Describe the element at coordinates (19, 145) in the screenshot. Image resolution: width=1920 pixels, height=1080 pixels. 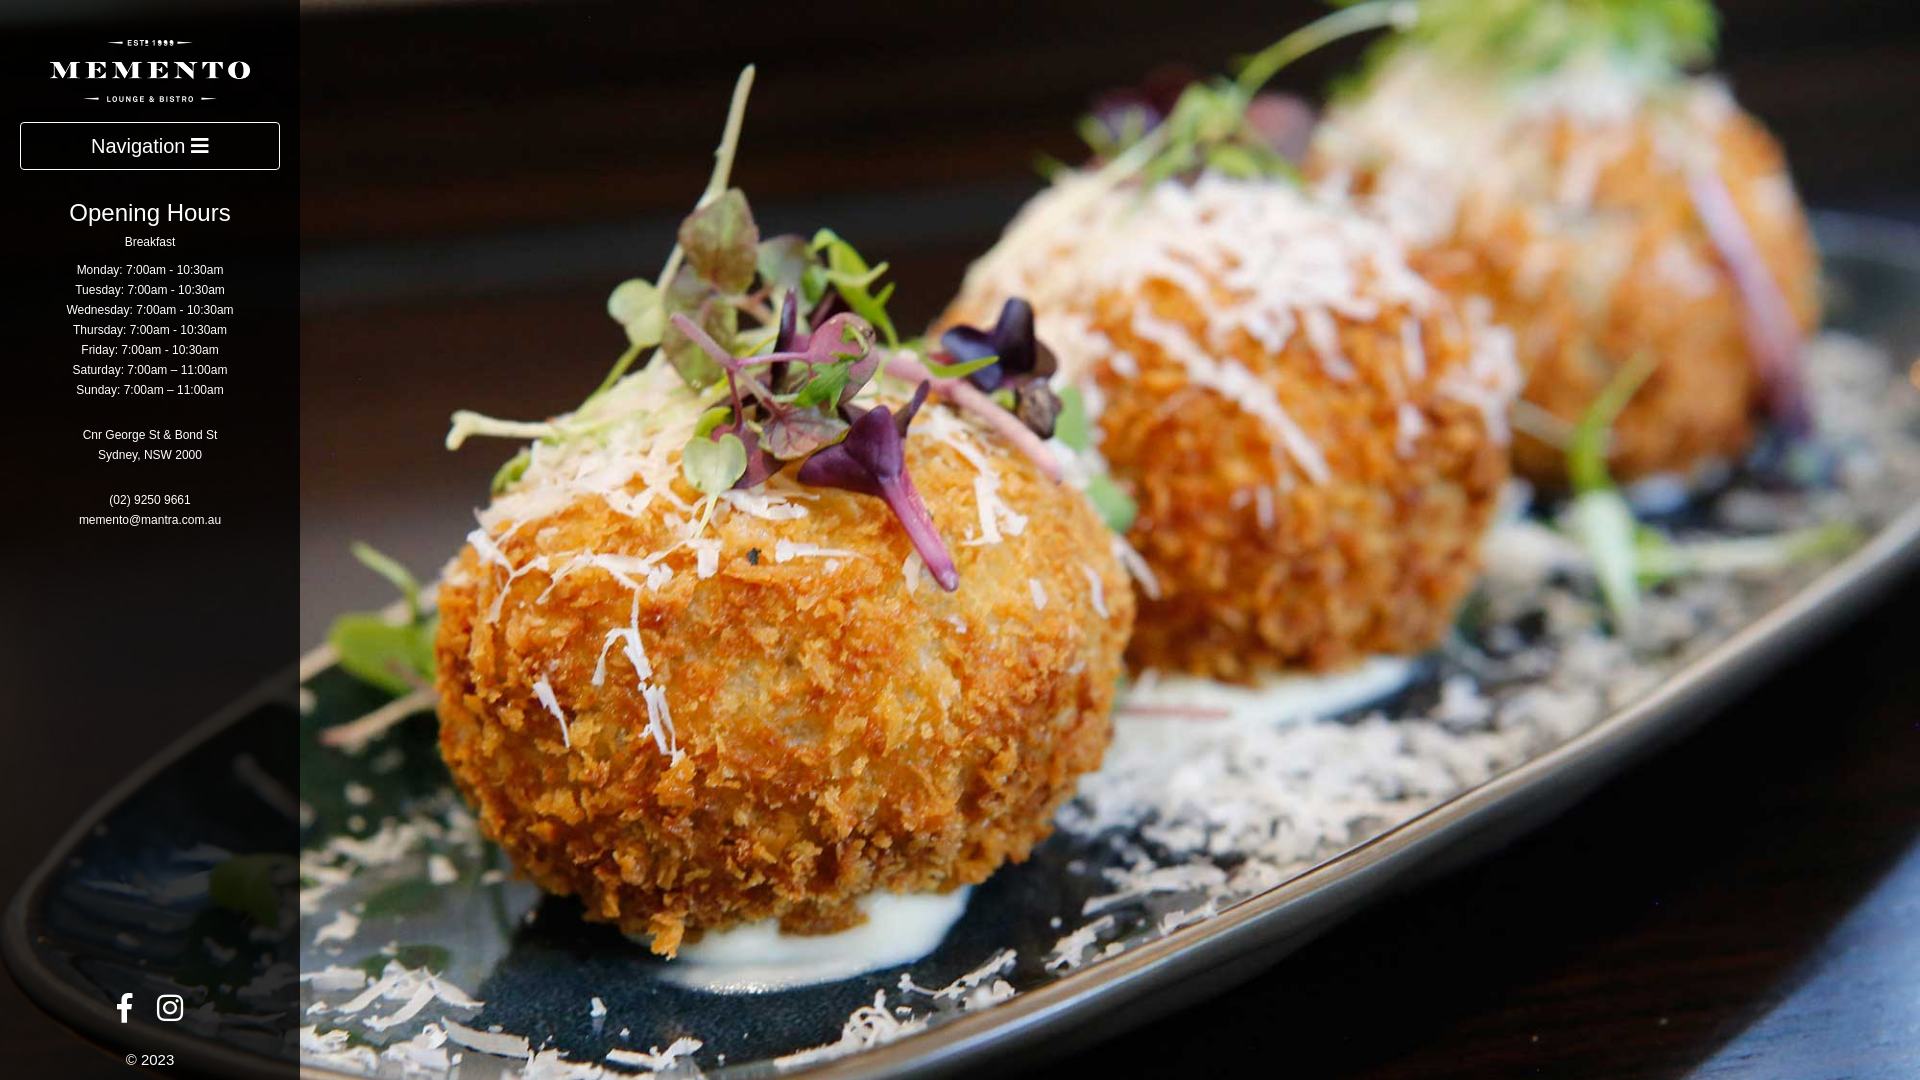
I see `'Navigation'` at that location.